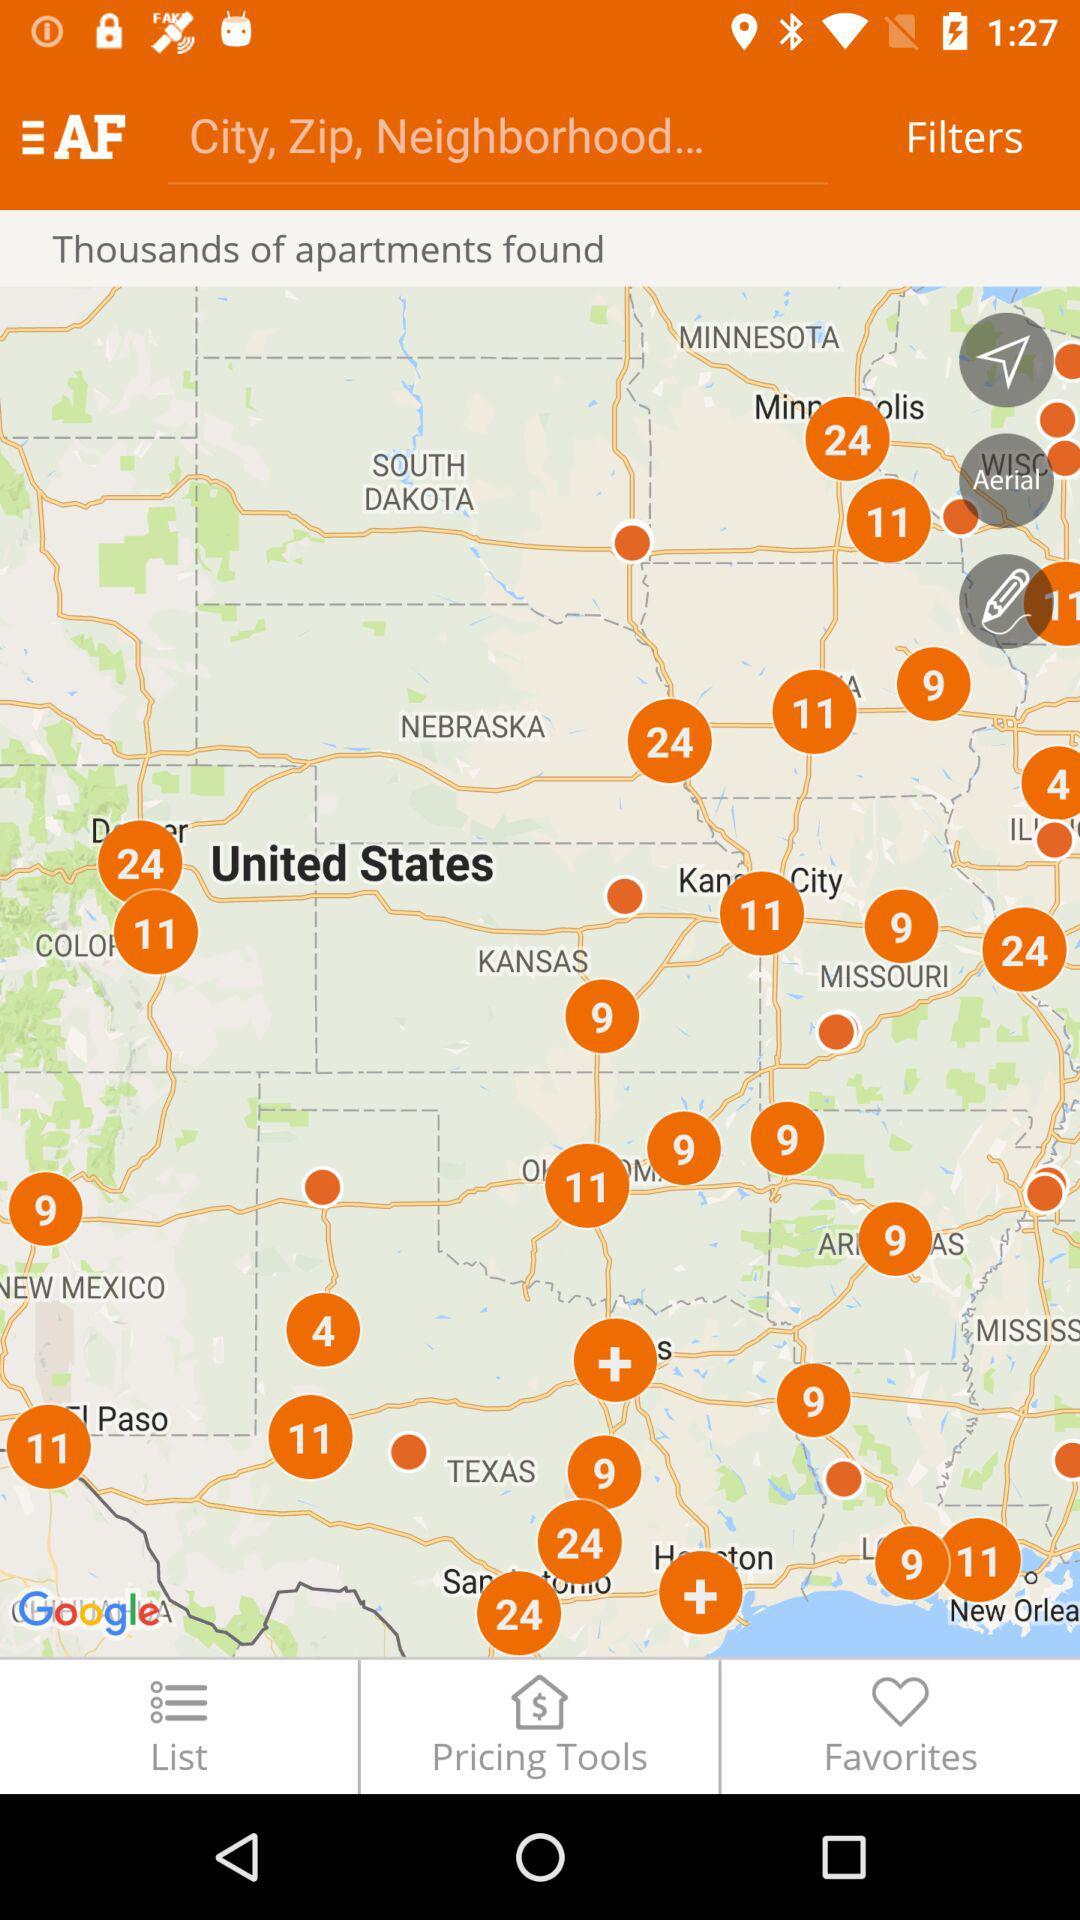 This screenshot has width=1080, height=1920. What do you see at coordinates (72, 135) in the screenshot?
I see `icon above the thousands of apartments icon` at bounding box center [72, 135].